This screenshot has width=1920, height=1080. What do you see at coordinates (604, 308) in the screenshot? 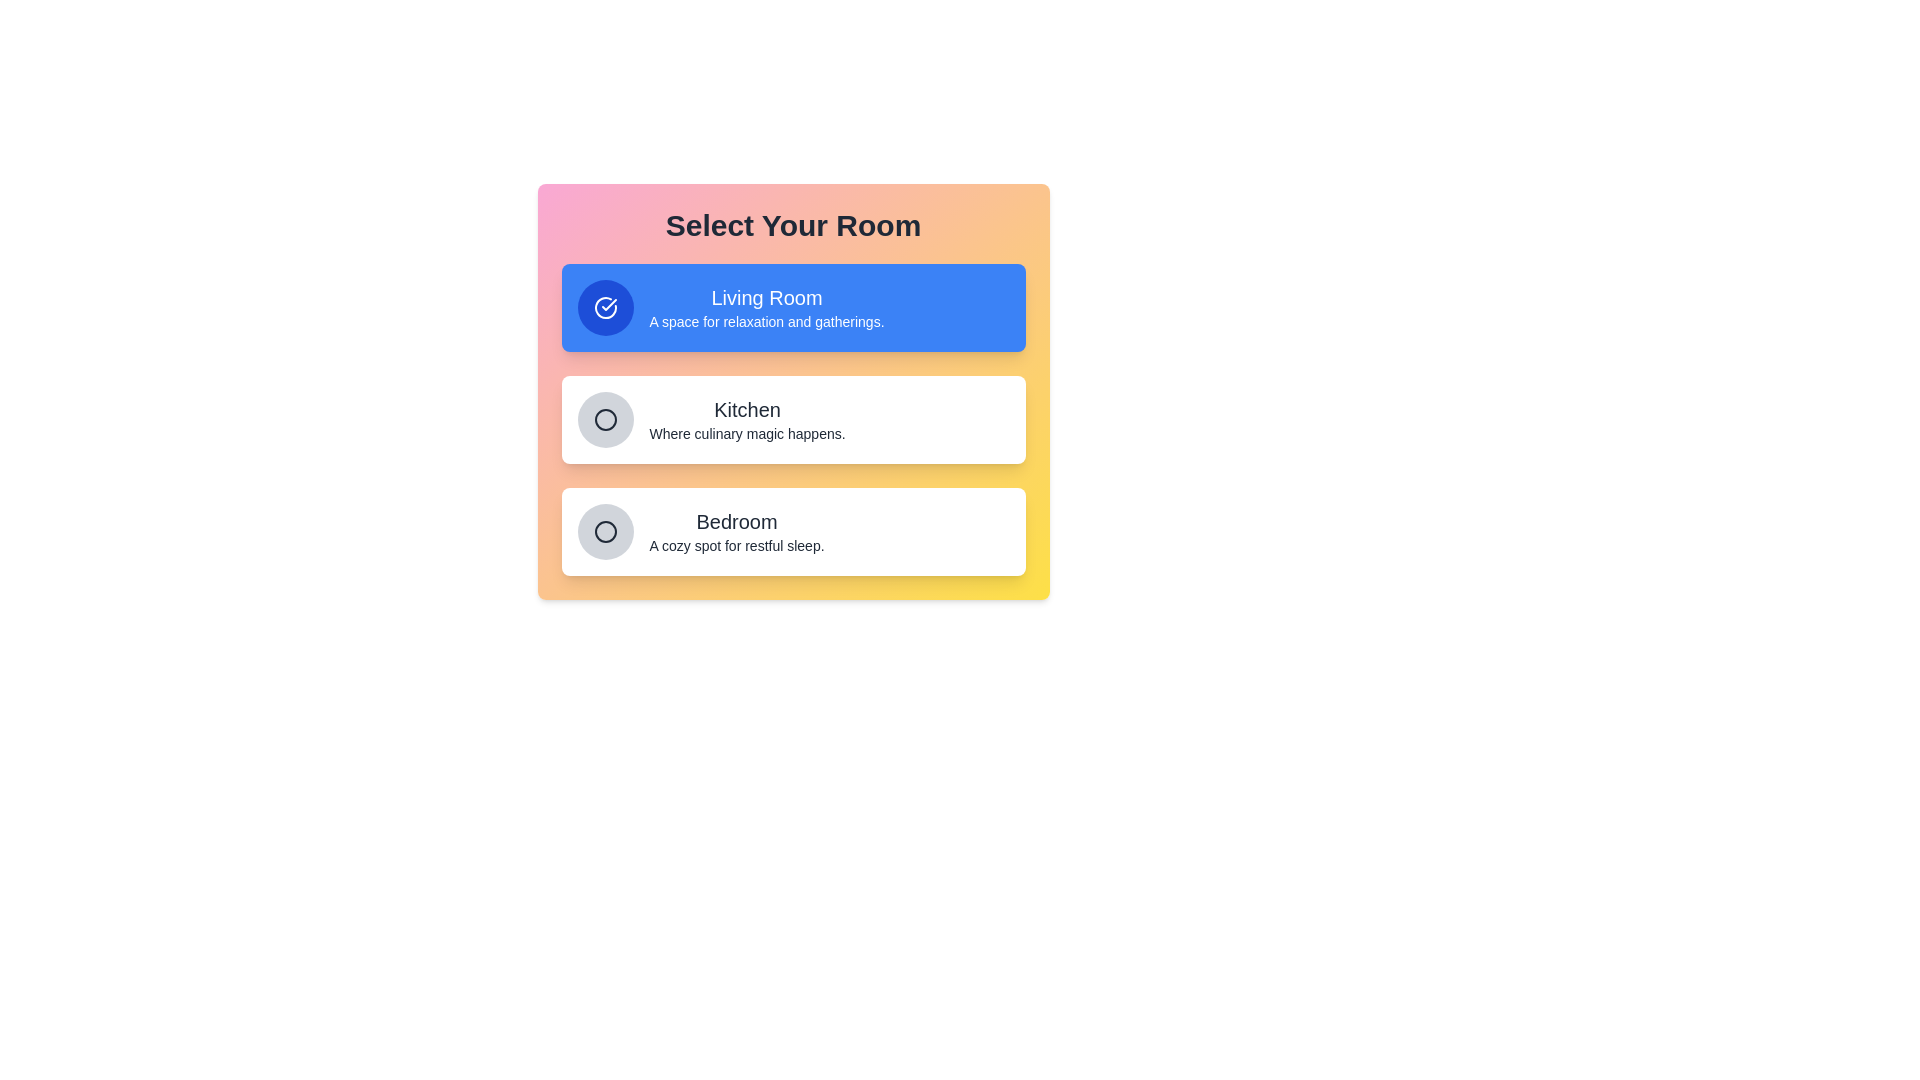
I see `the circular checkmark icon with a filled blue background located to the left of the 'Living Room' option` at bounding box center [604, 308].